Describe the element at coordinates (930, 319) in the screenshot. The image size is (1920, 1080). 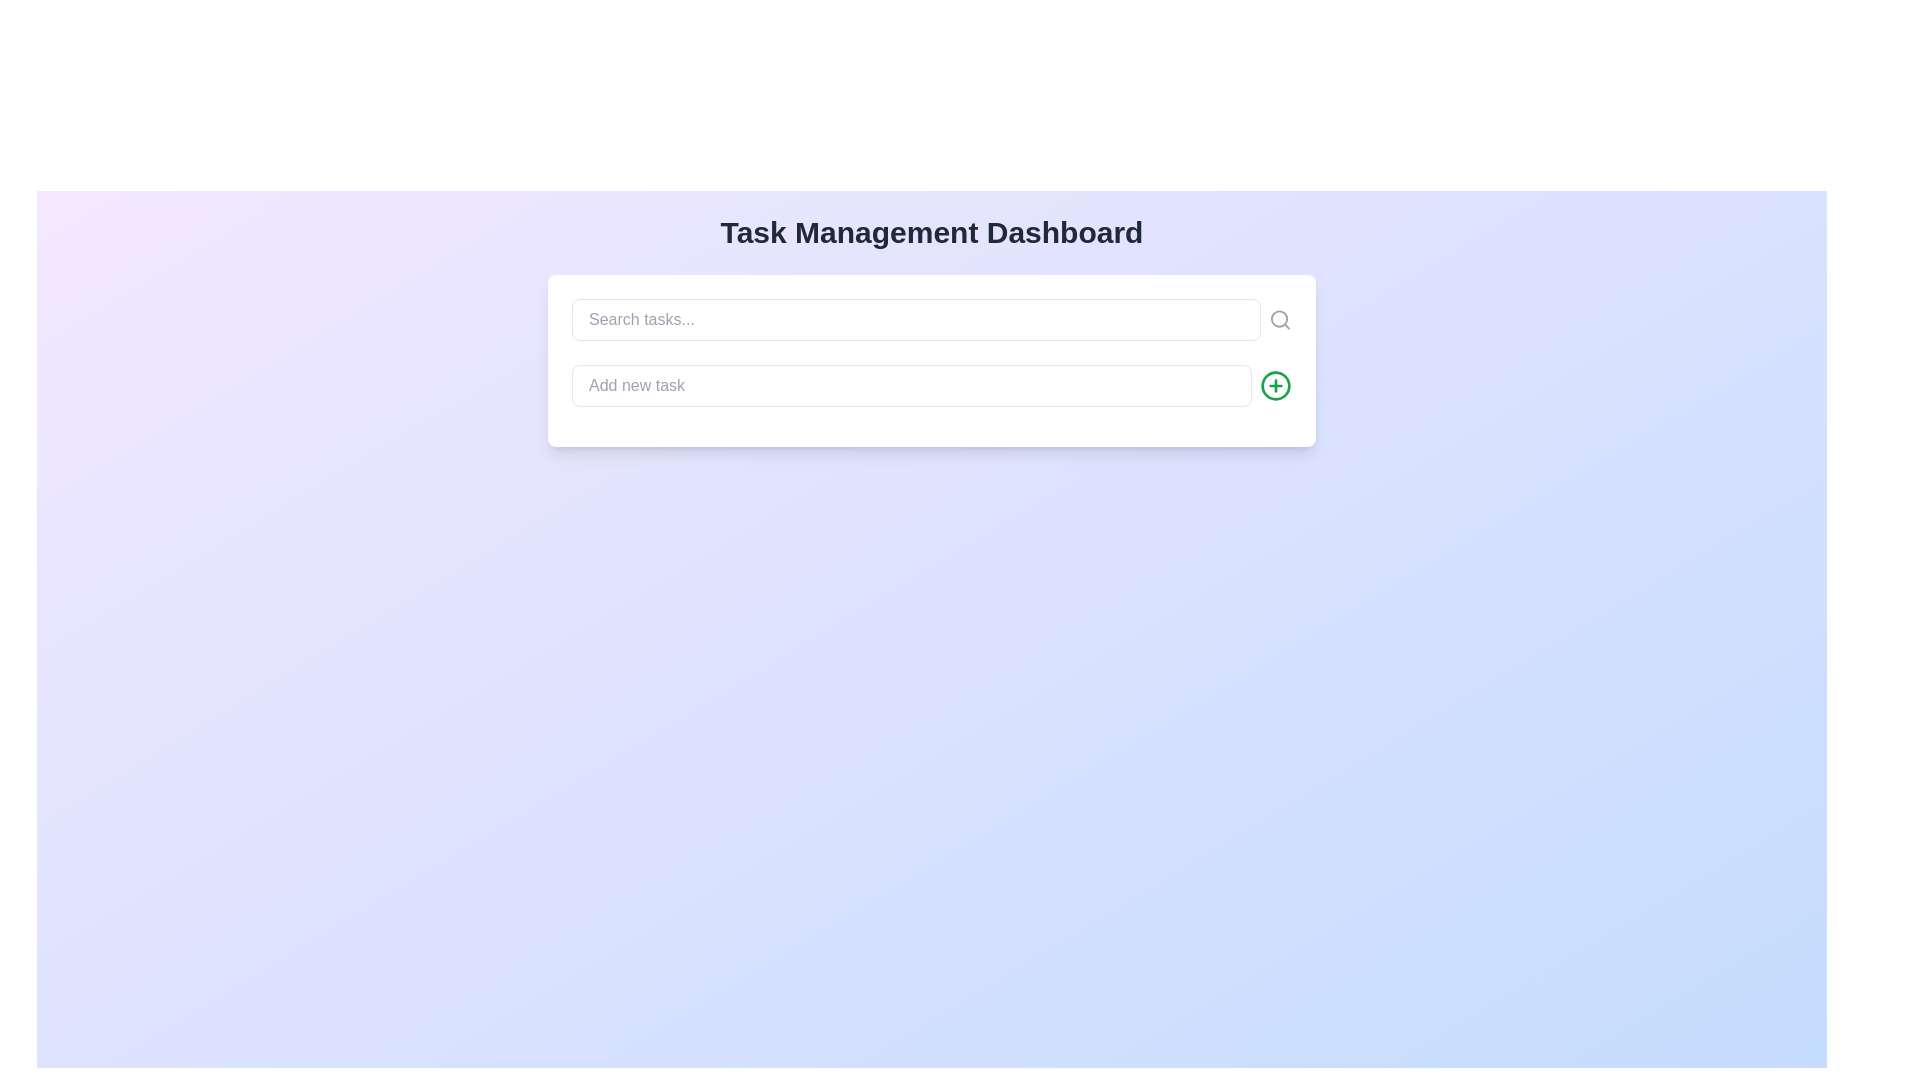
I see `the text input field with placeholder text 'Search tasks...' by clicking on it` at that location.